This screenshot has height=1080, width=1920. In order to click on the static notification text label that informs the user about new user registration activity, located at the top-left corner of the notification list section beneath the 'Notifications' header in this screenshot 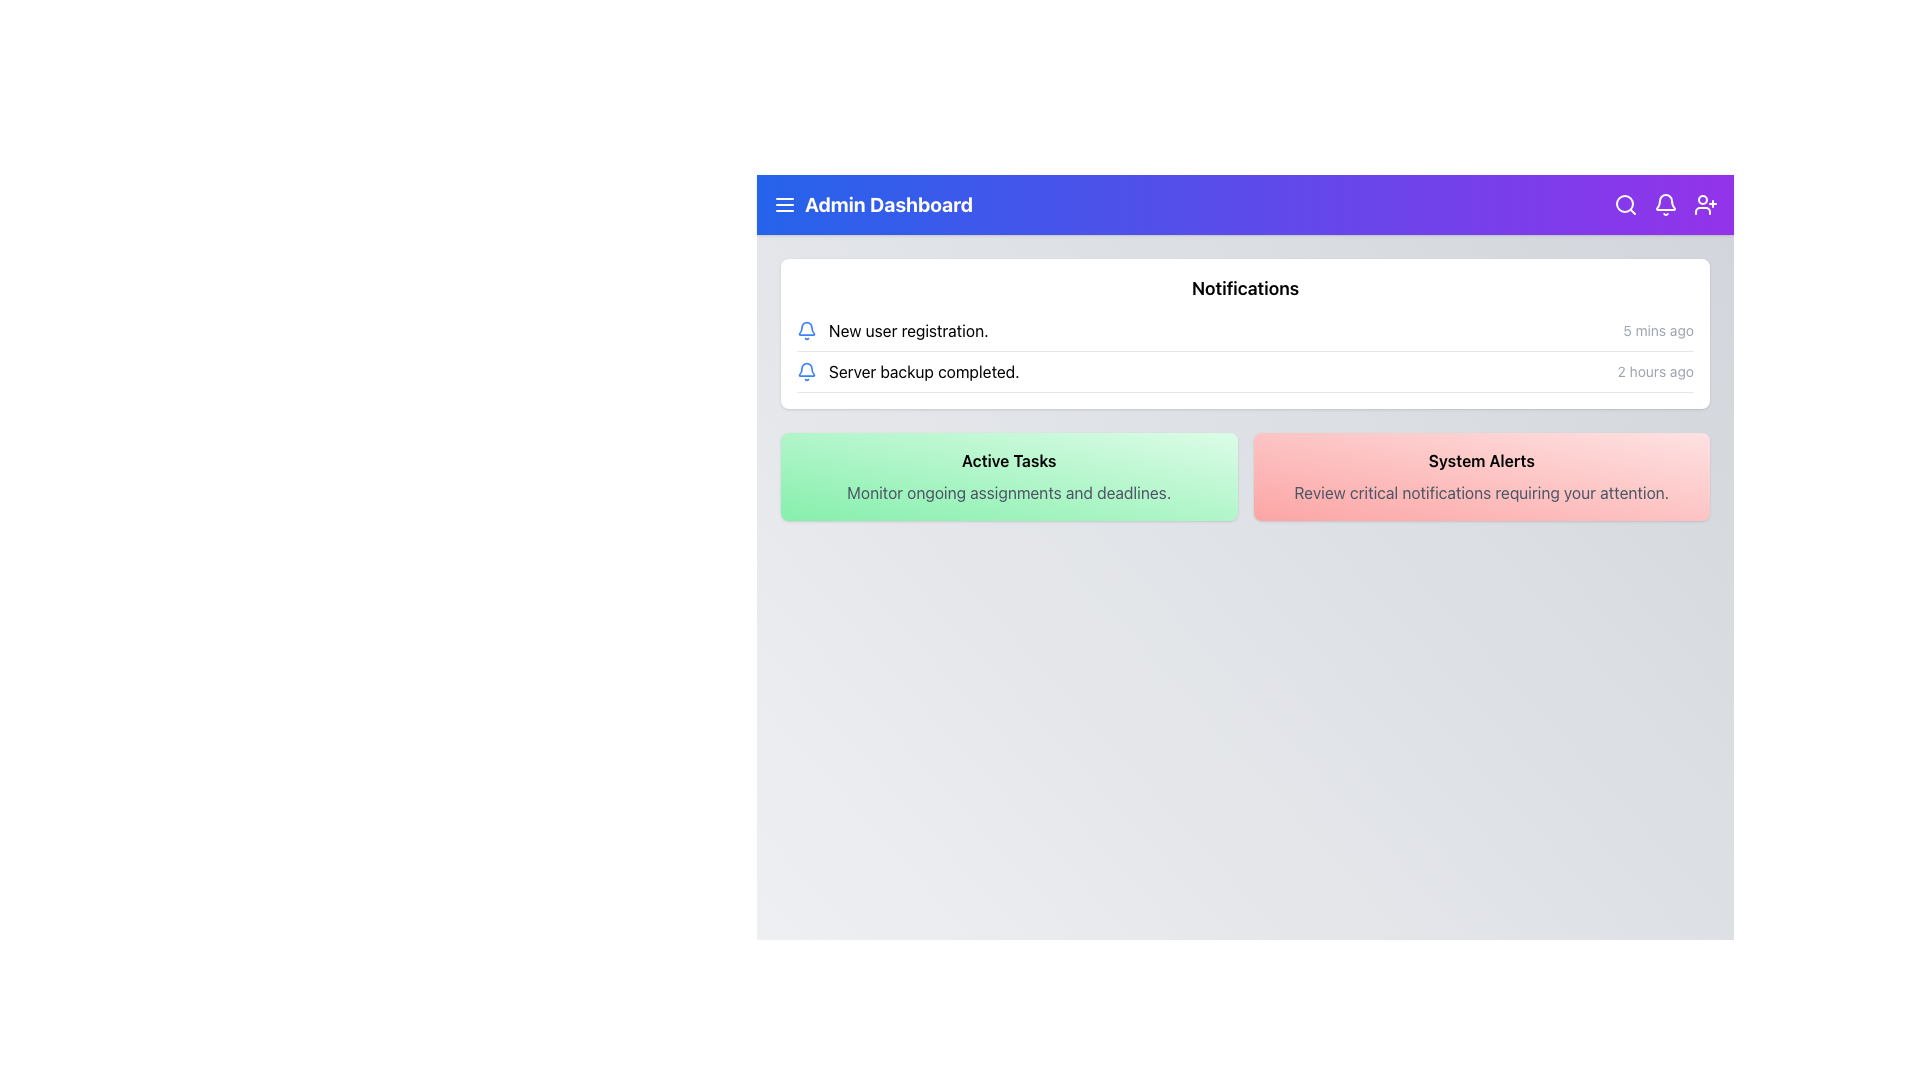, I will do `click(907, 330)`.